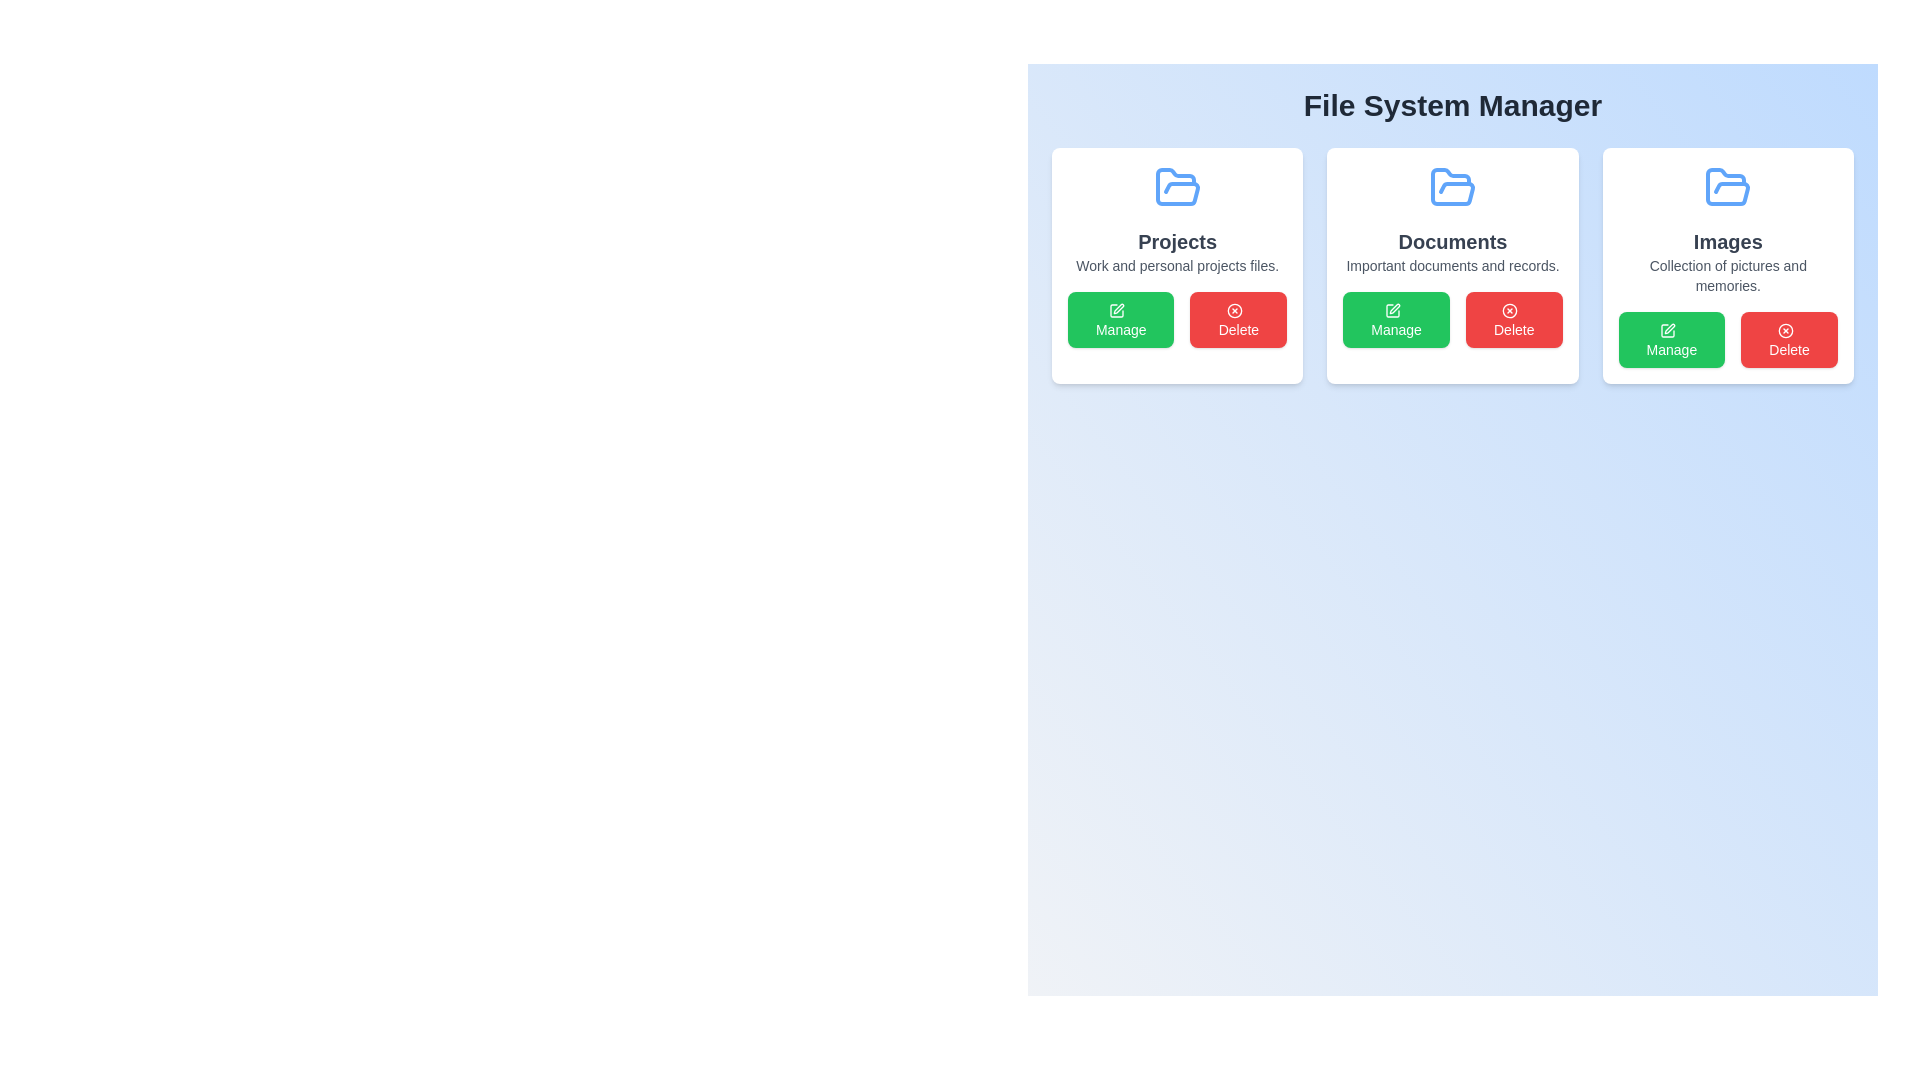 The width and height of the screenshot is (1920, 1080). I want to click on the 'Delete' button, which is a rectangular button with a red background and white text, so click(1789, 338).